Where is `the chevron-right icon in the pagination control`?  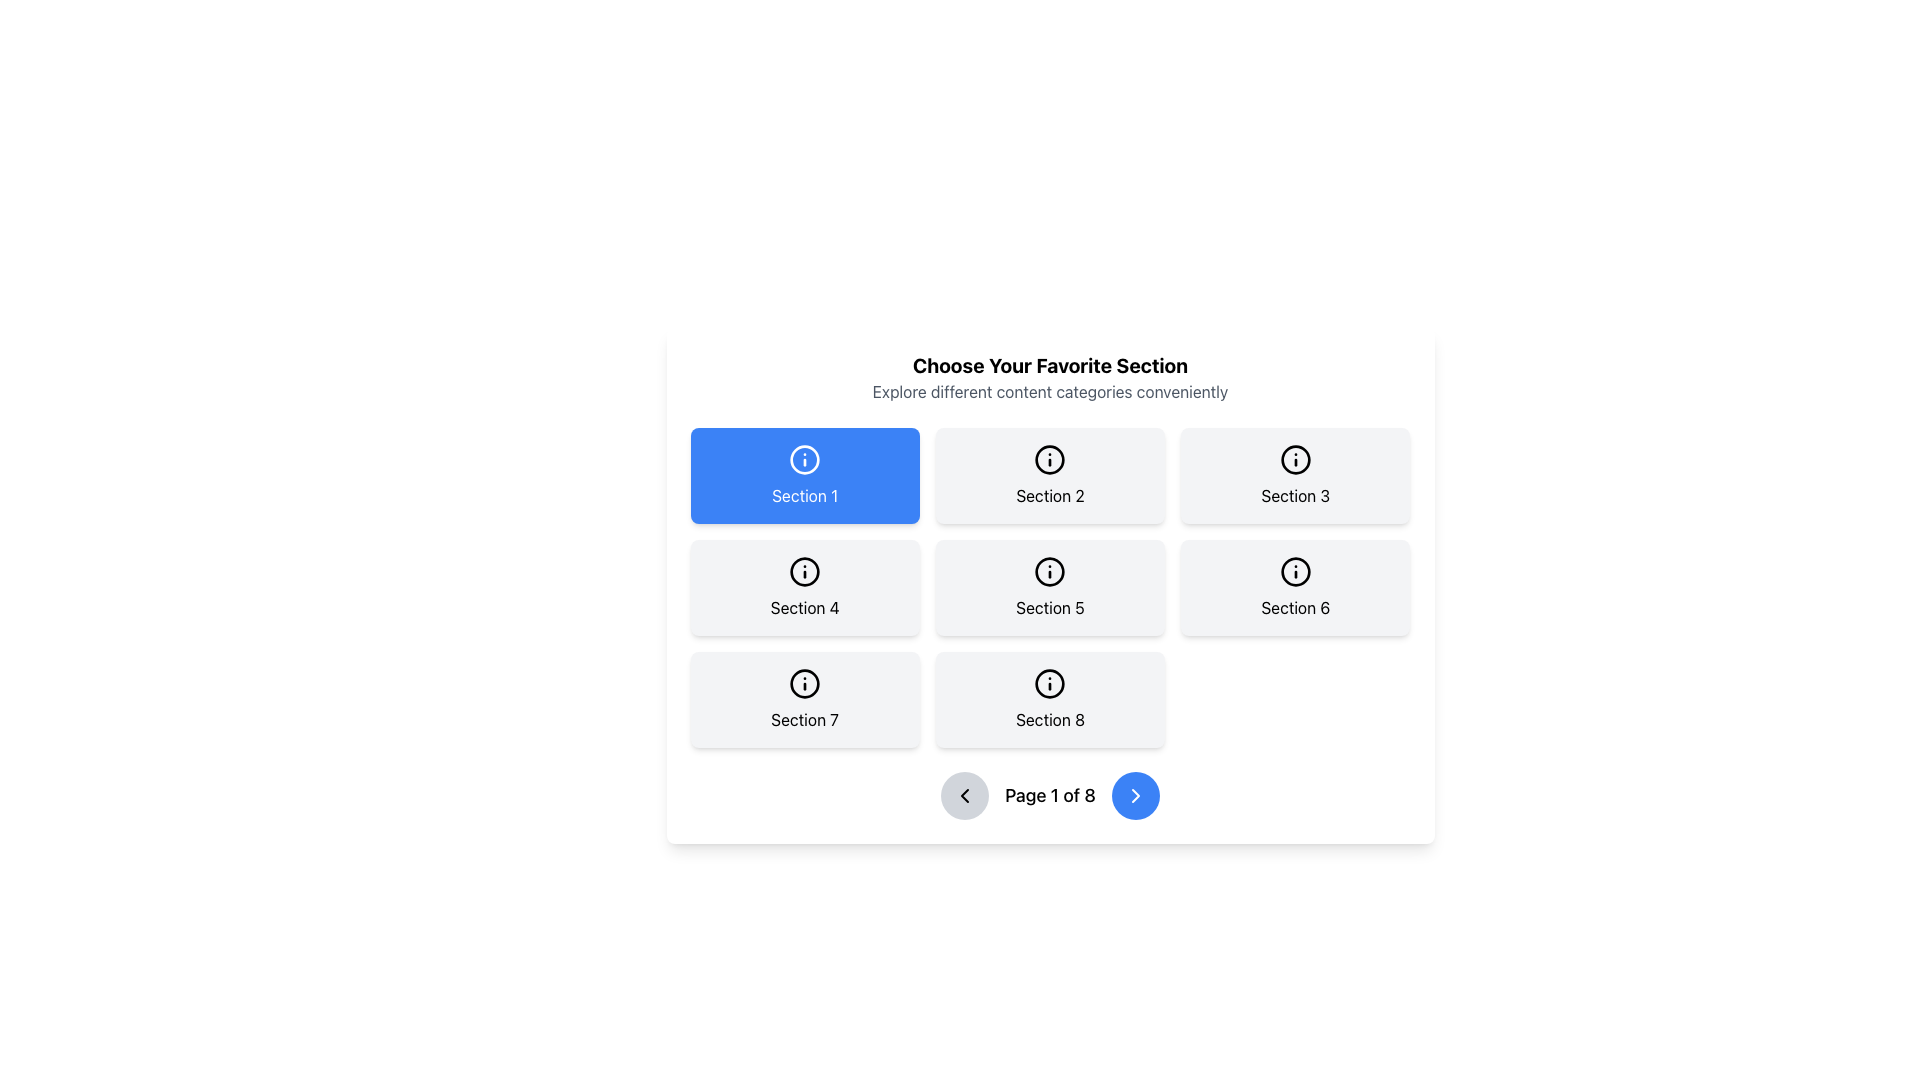
the chevron-right icon in the pagination control is located at coordinates (1135, 794).